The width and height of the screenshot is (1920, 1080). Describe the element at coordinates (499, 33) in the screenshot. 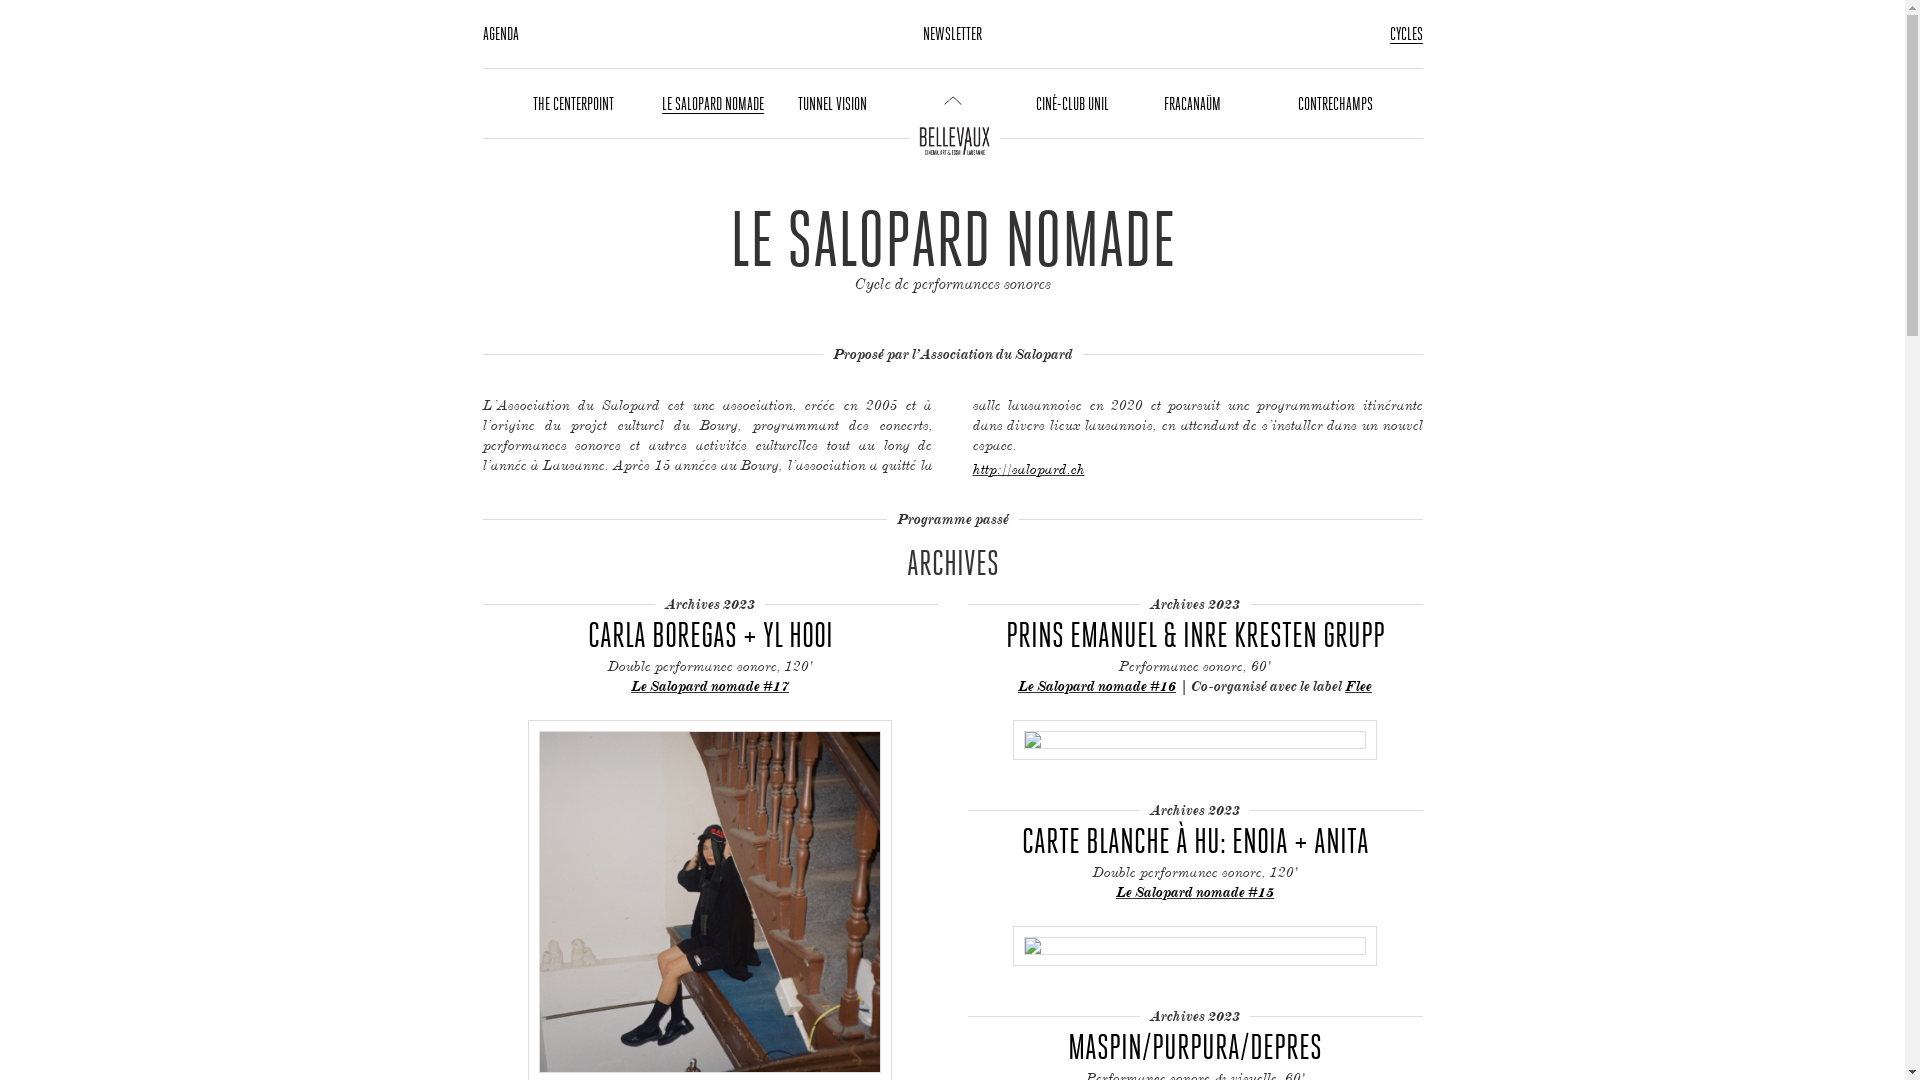

I see `'AGENDA'` at that location.